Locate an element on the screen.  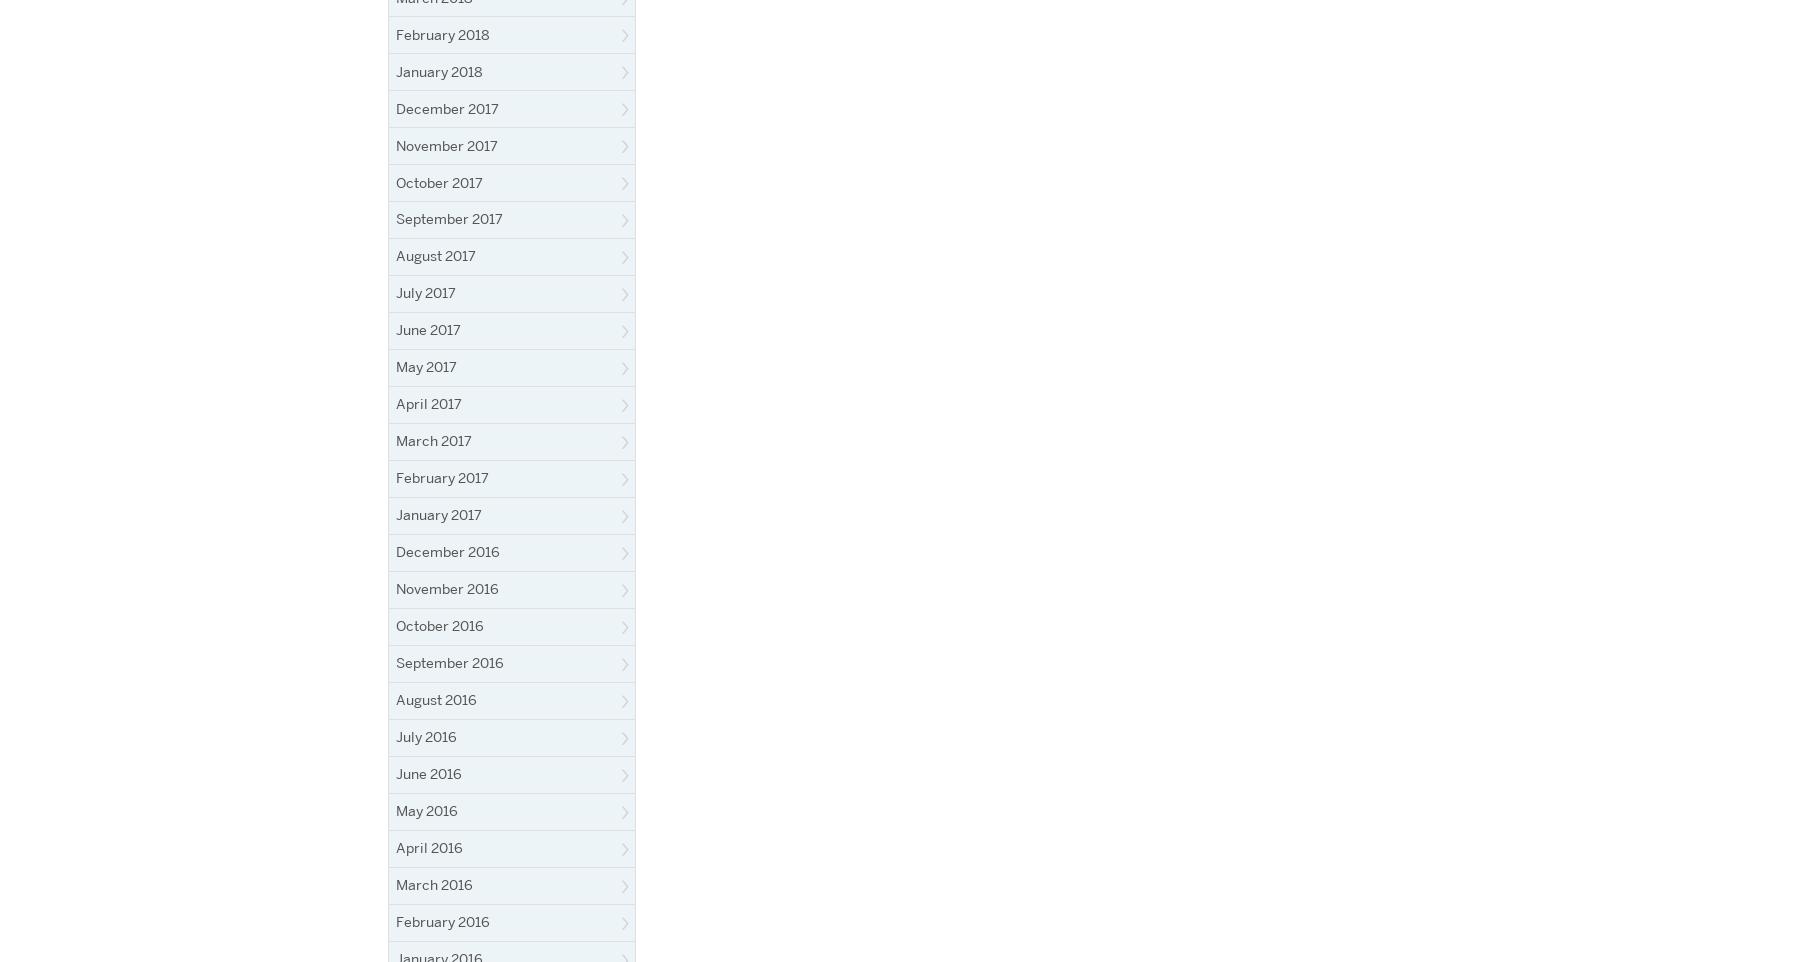
'May 2017' is located at coordinates (396, 367).